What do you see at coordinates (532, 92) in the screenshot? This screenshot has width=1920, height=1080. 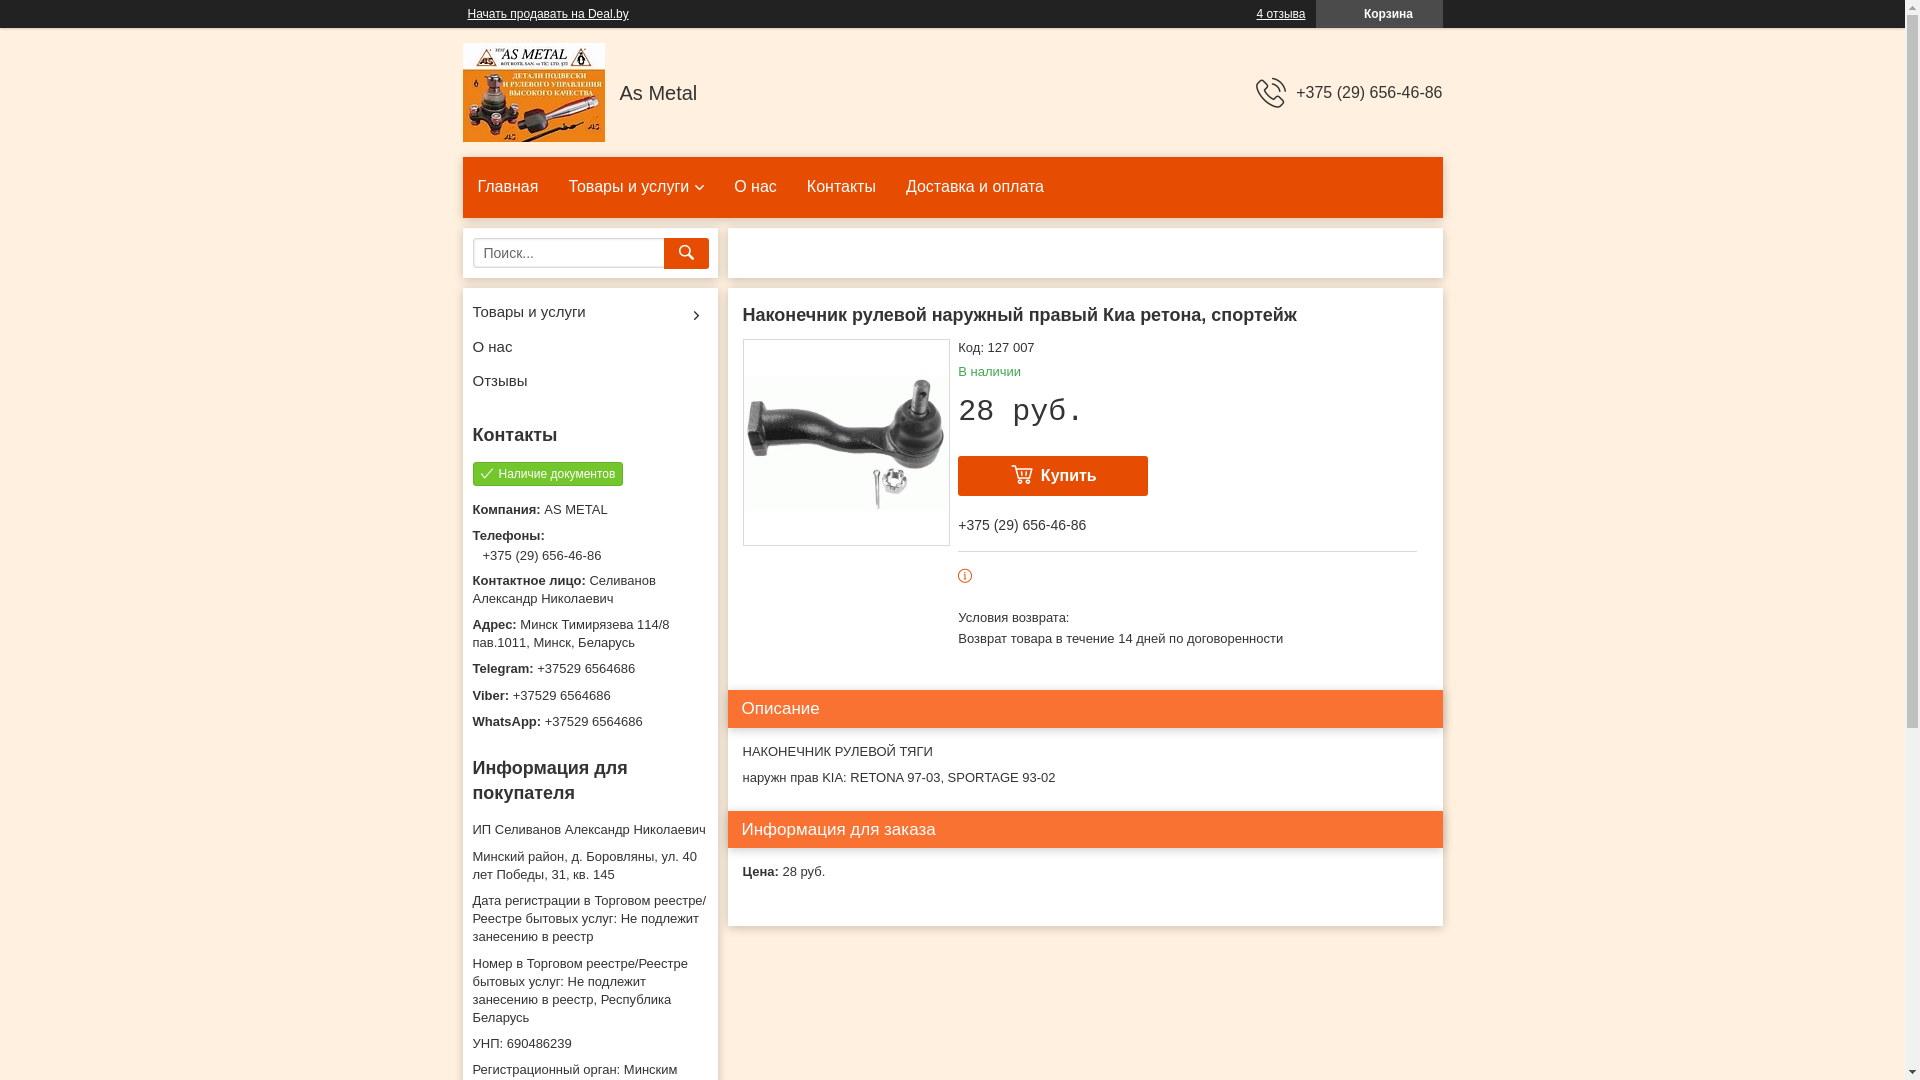 I see `'AS METAL'` at bounding box center [532, 92].